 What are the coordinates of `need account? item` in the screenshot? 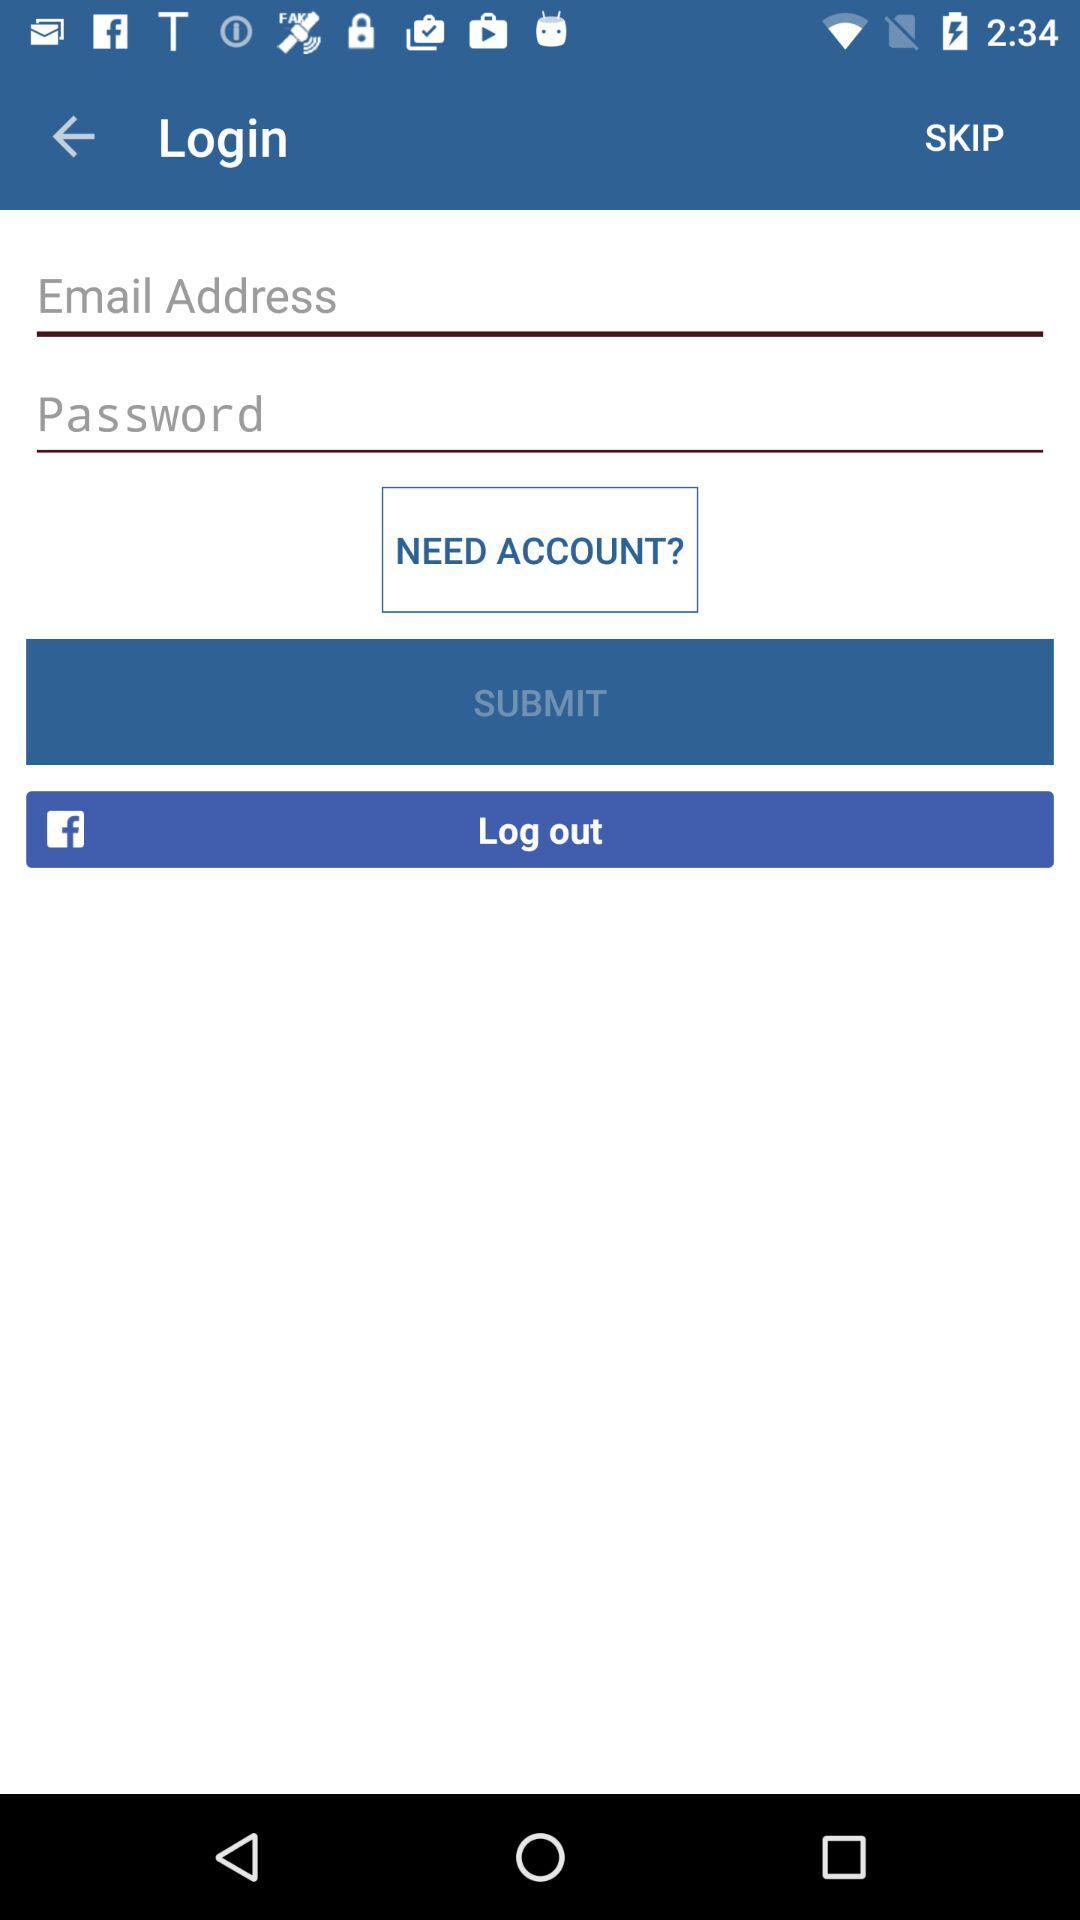 It's located at (540, 549).